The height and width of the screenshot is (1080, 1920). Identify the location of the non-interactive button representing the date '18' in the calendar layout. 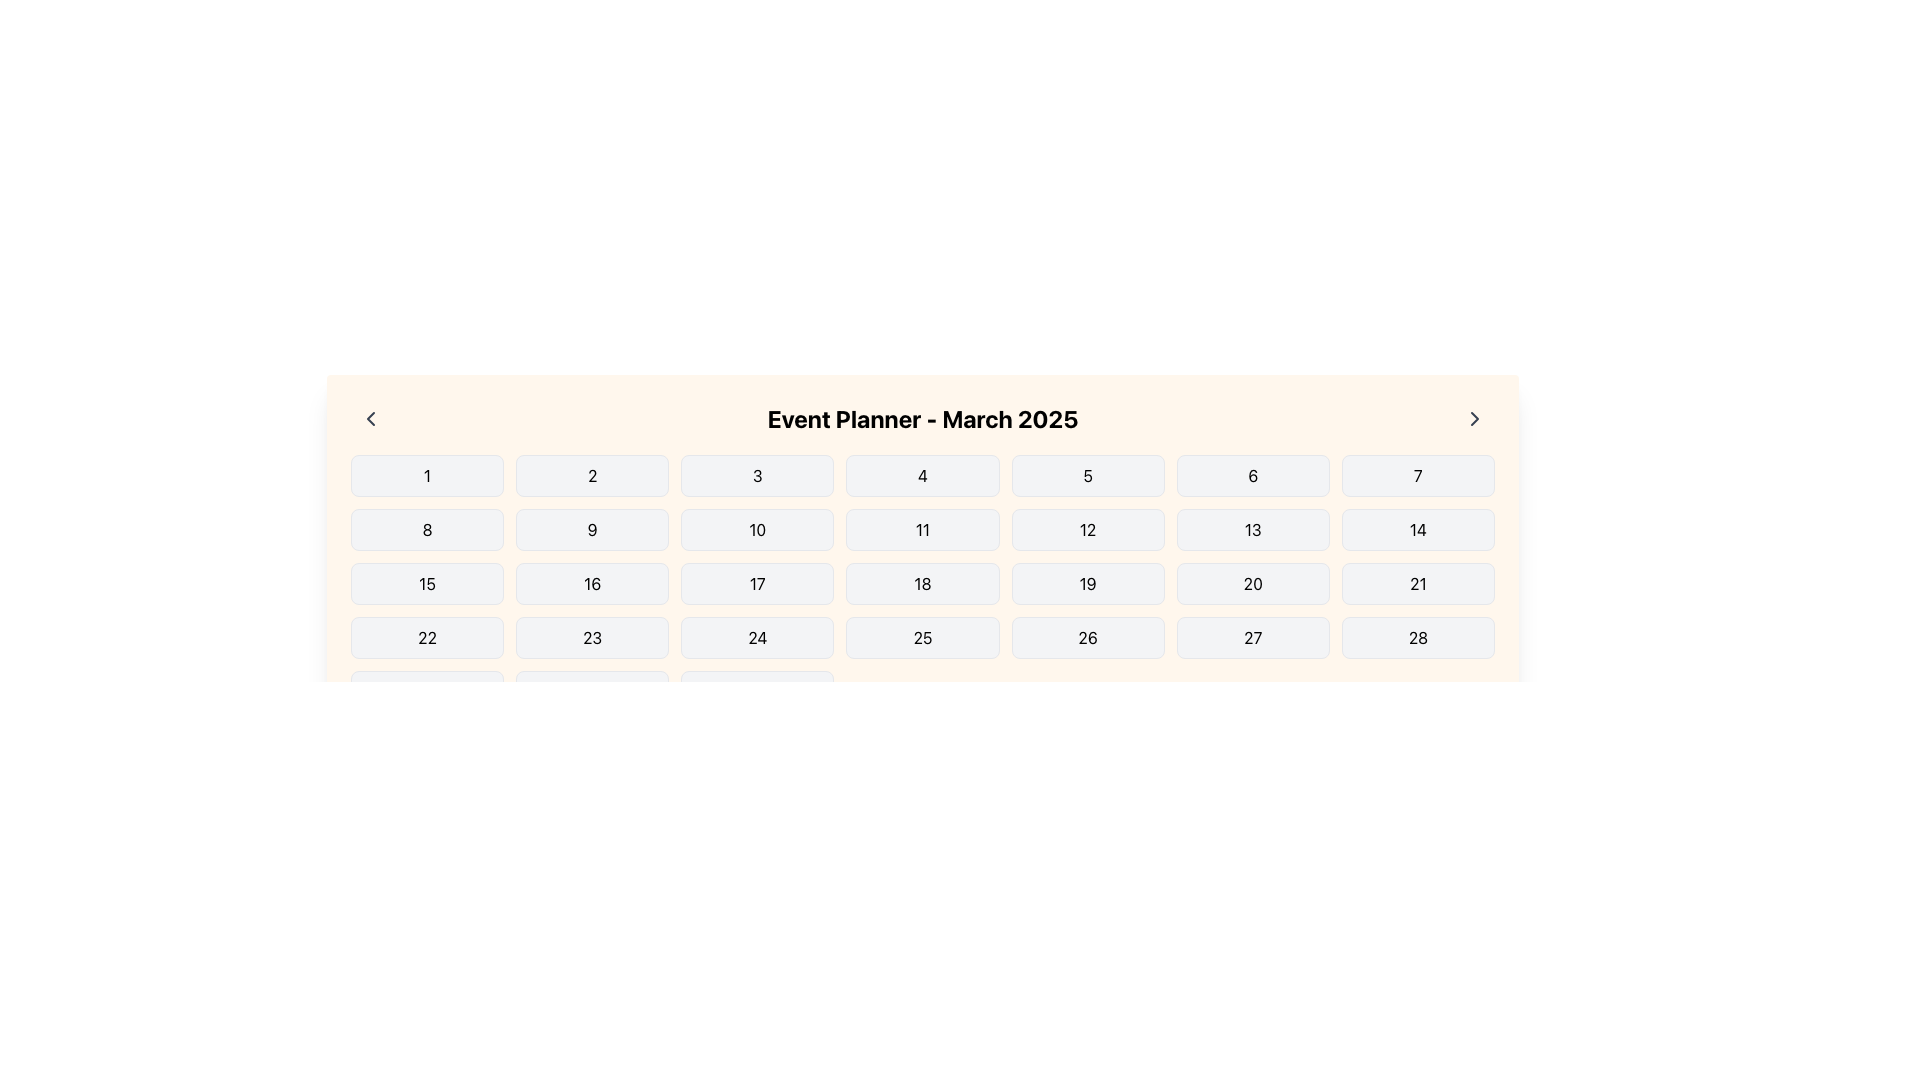
(921, 583).